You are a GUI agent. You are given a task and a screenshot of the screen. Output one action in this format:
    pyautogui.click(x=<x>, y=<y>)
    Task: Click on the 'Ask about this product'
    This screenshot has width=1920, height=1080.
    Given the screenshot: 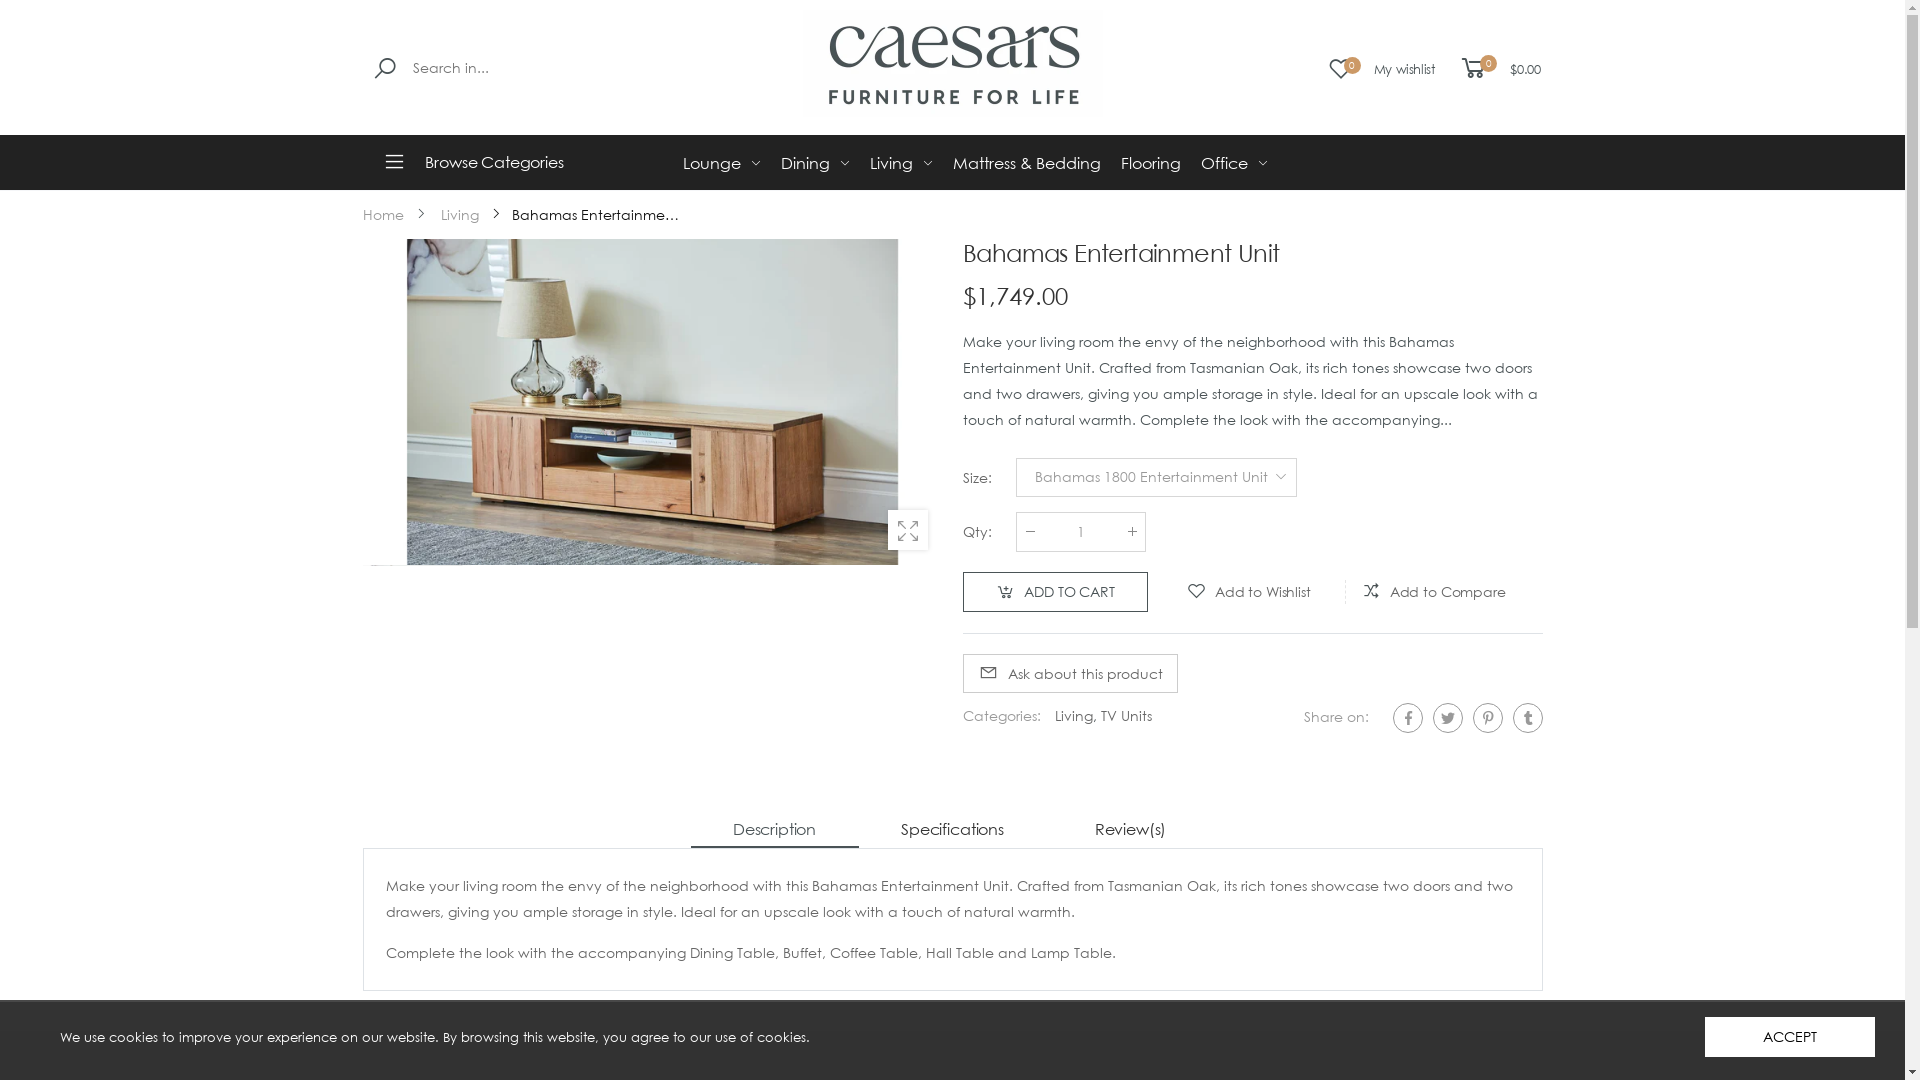 What is the action you would take?
    pyautogui.click(x=1068, y=673)
    